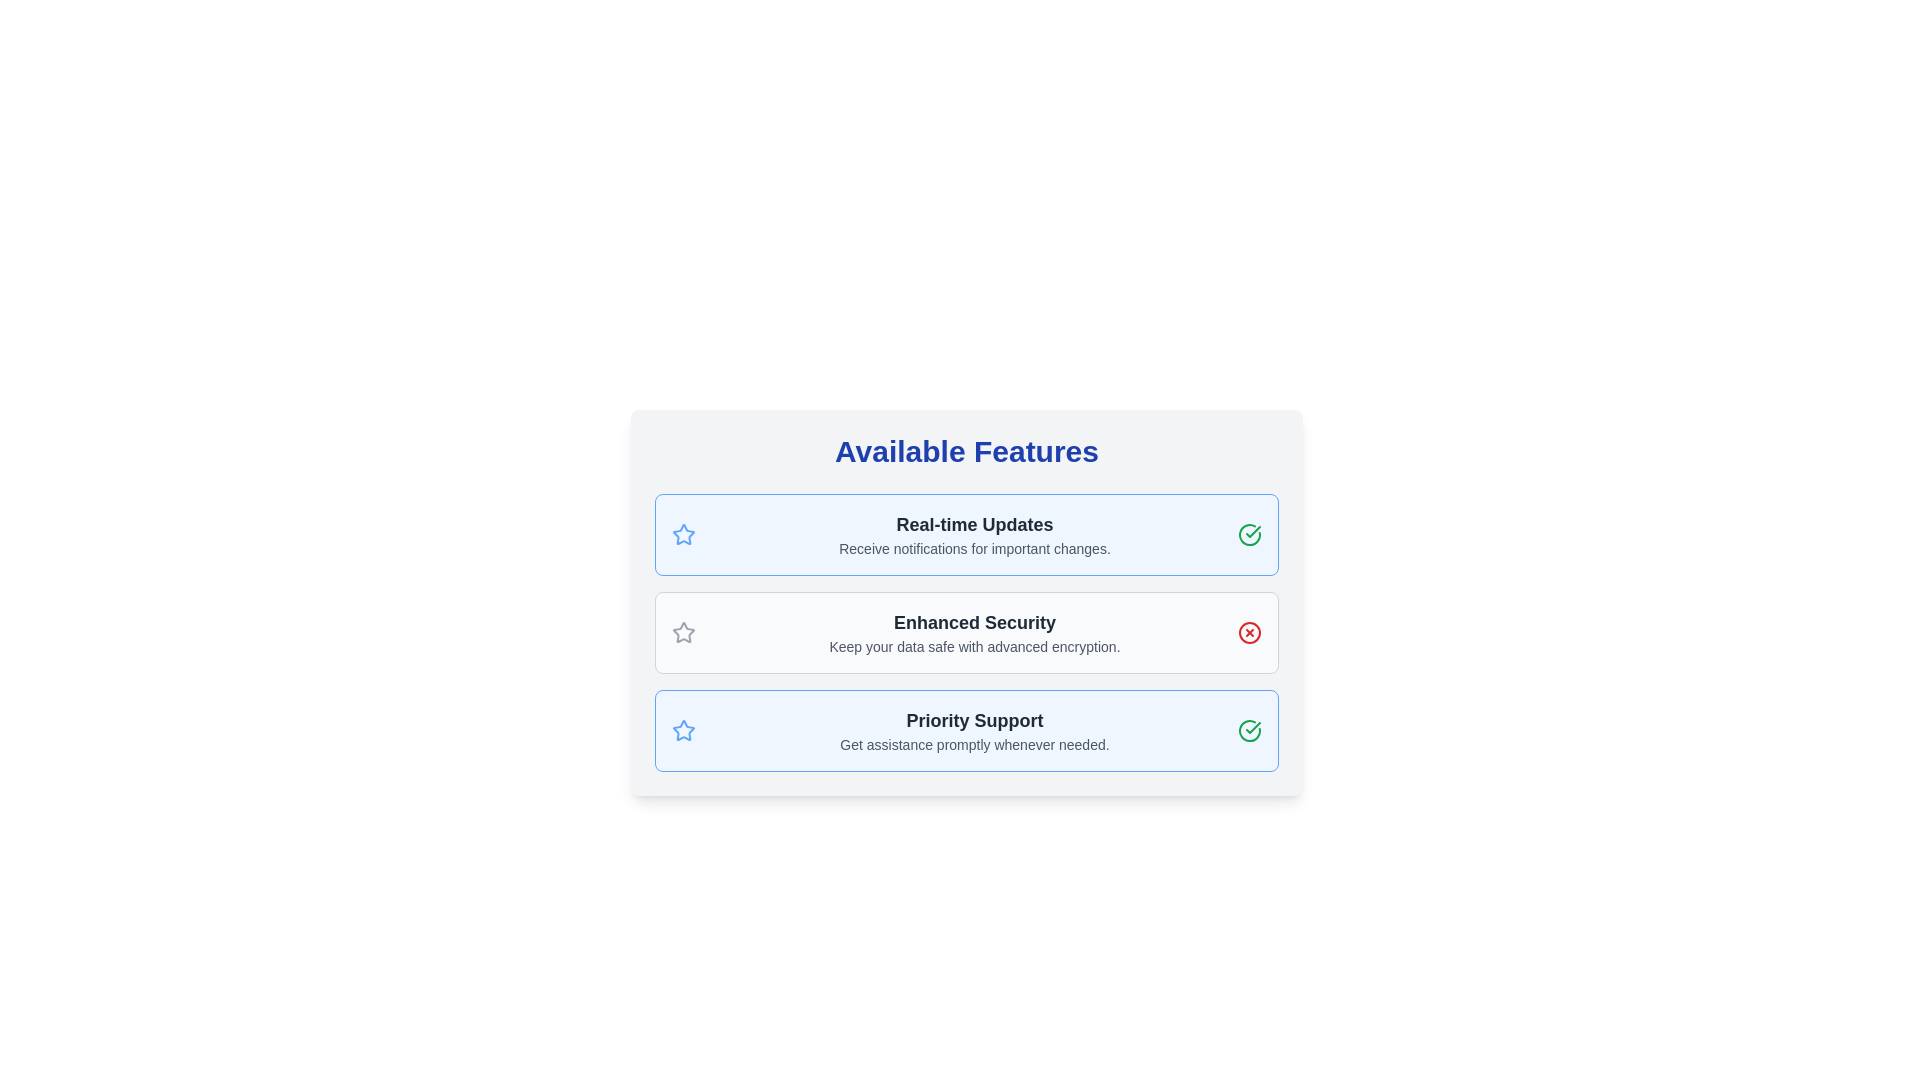 Image resolution: width=1920 pixels, height=1080 pixels. I want to click on the Text Label indicating 'Enhanced Security', which describes the feature being offered, so click(974, 622).